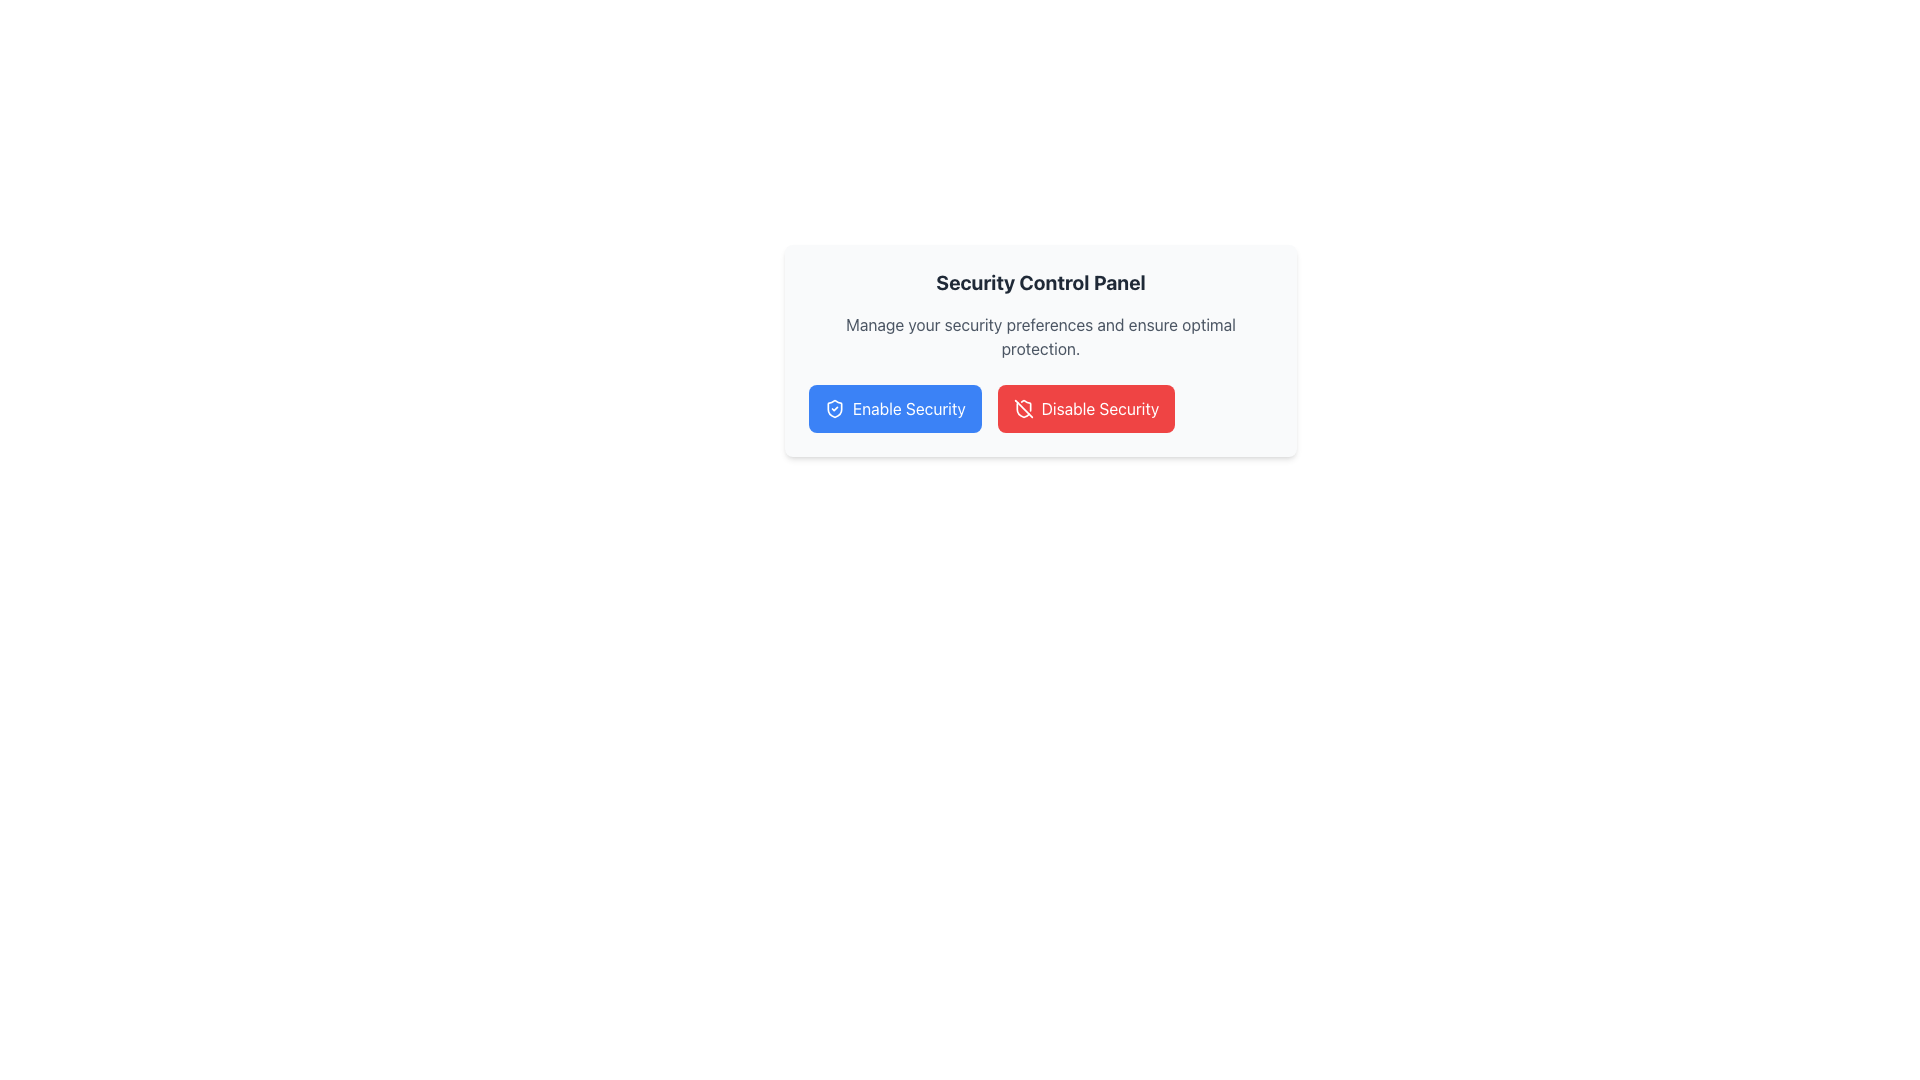  I want to click on the rectangular button with a red background and white text that reads 'Disable Security', so click(1085, 407).